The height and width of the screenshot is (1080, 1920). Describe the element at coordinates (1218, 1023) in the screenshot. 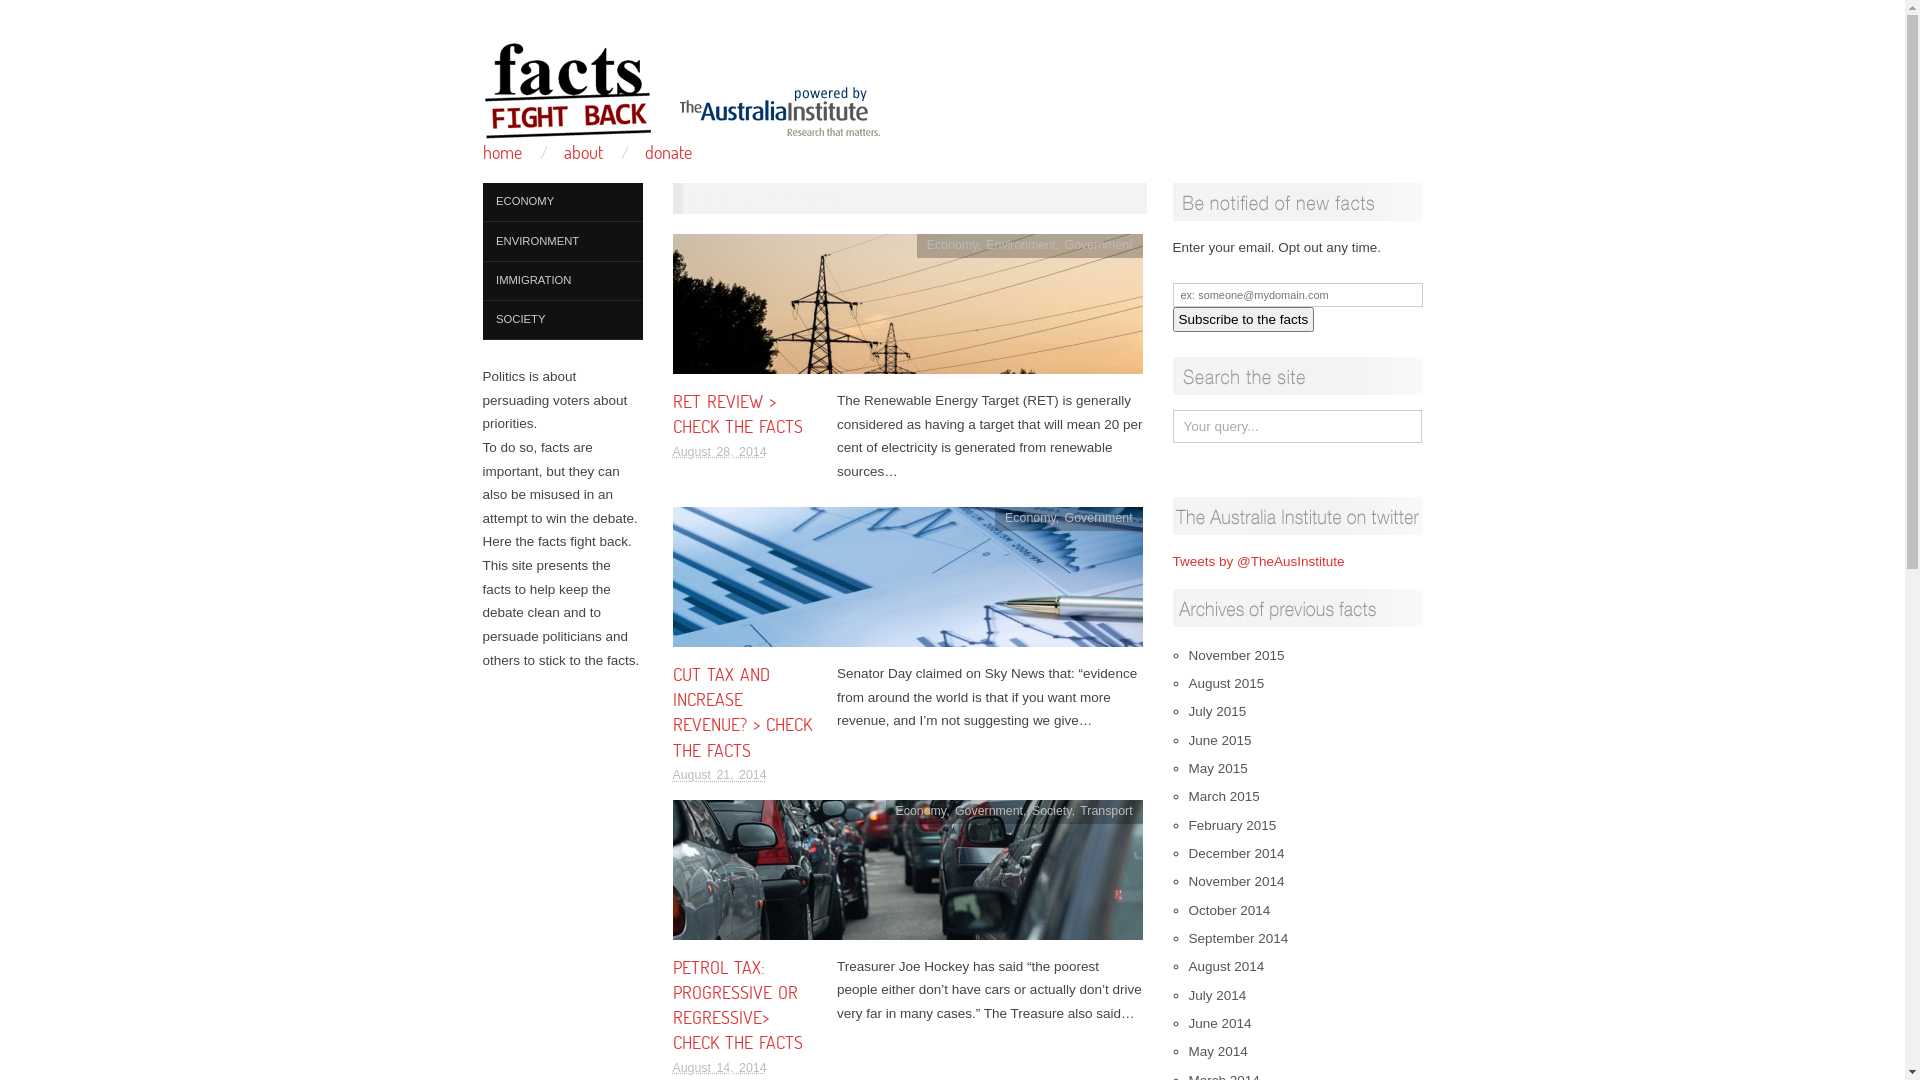

I see `'June 2014'` at that location.